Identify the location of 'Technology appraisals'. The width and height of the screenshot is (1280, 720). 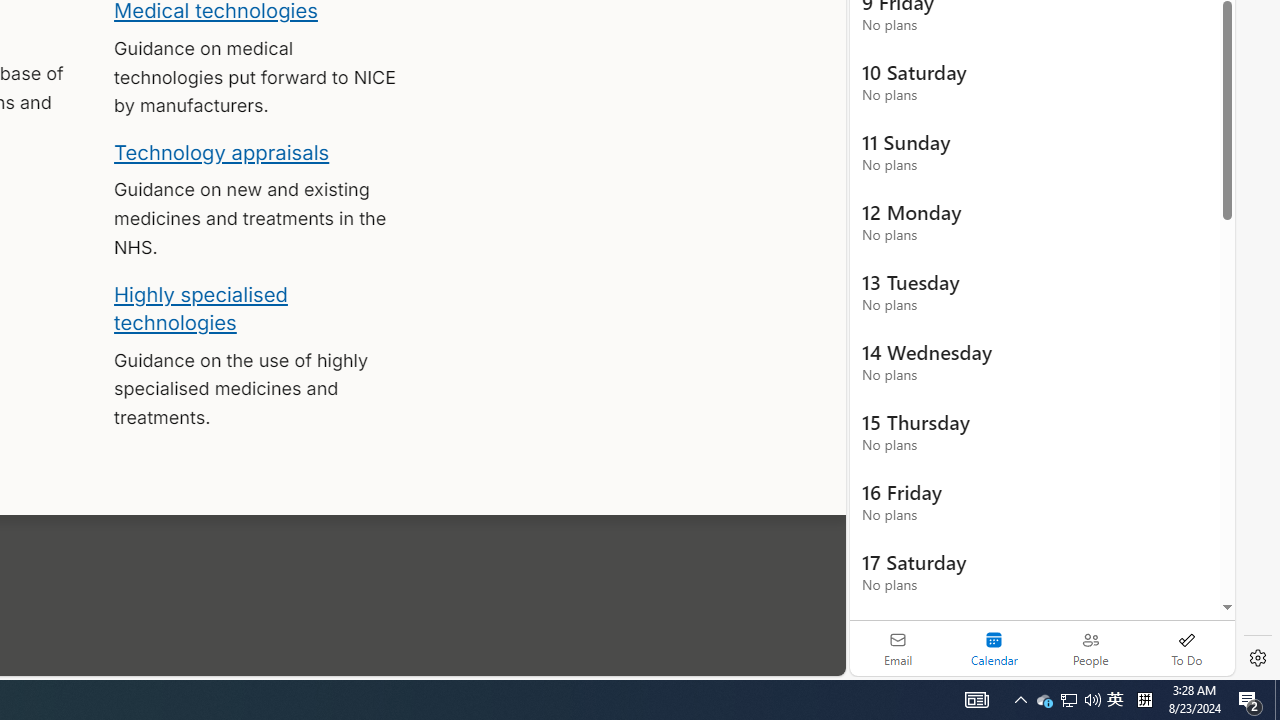
(222, 152).